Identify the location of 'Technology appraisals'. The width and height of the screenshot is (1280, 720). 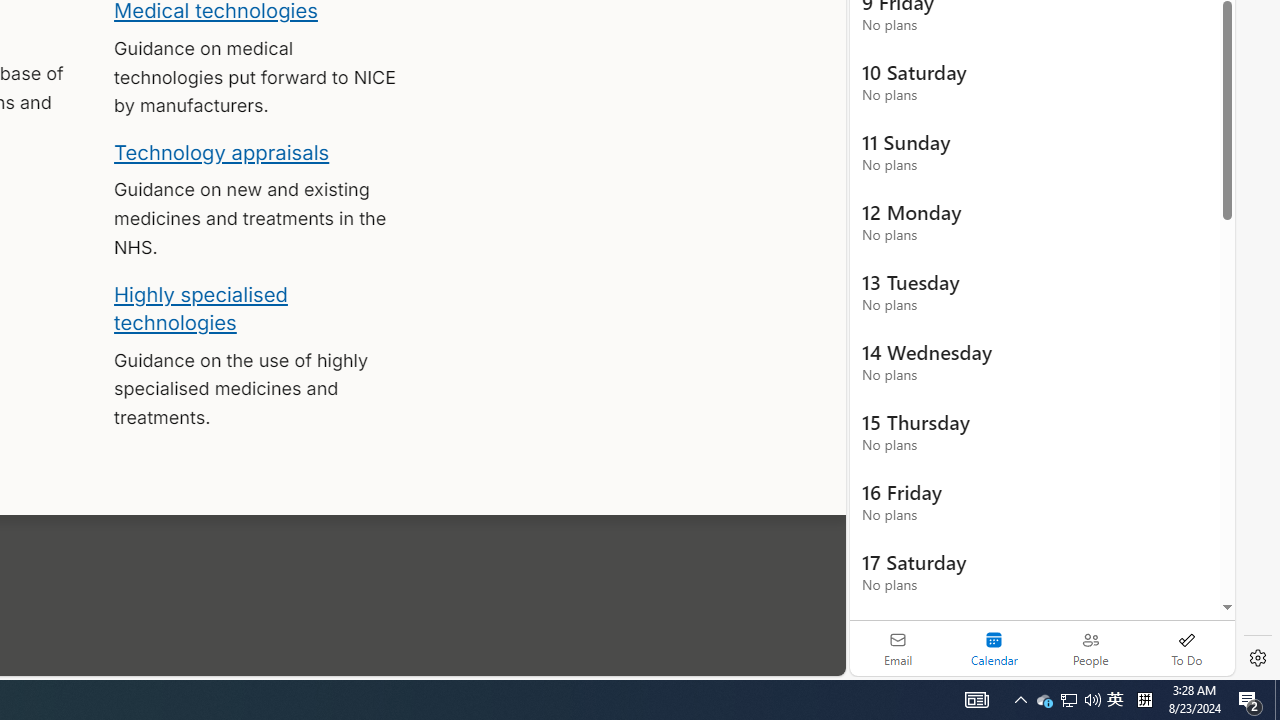
(222, 152).